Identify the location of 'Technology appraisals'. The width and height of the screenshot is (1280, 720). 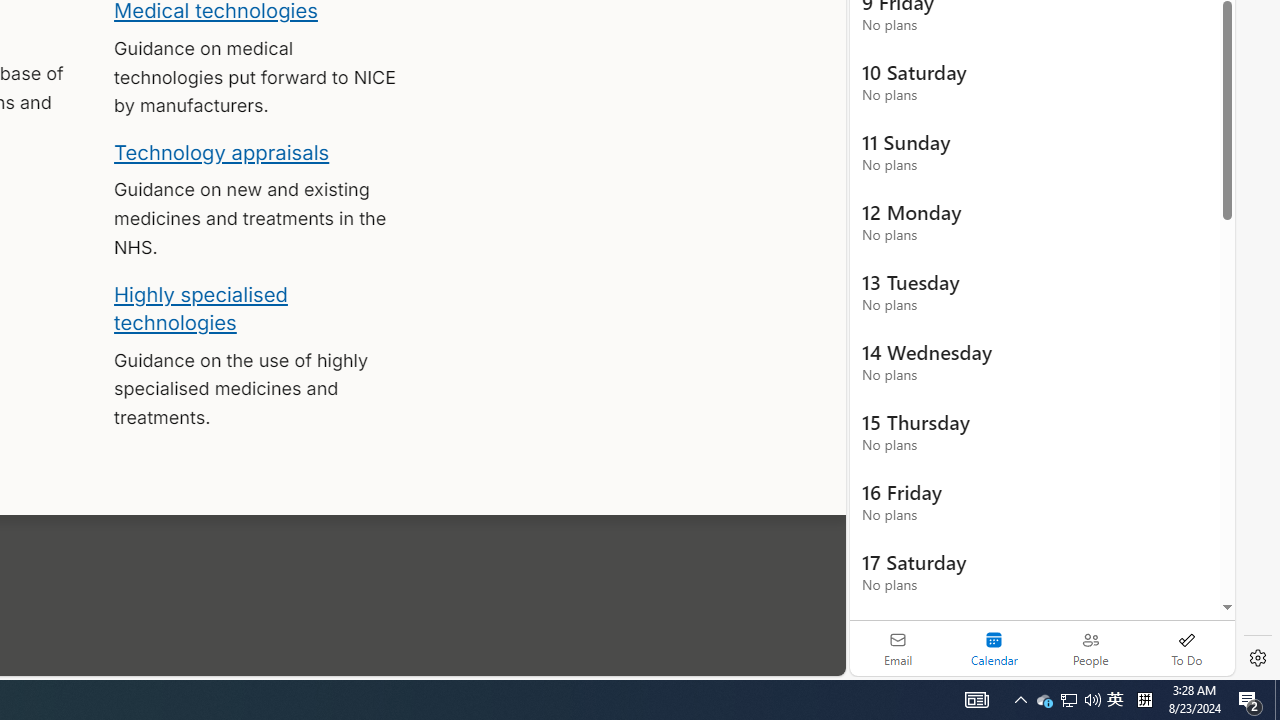
(222, 152).